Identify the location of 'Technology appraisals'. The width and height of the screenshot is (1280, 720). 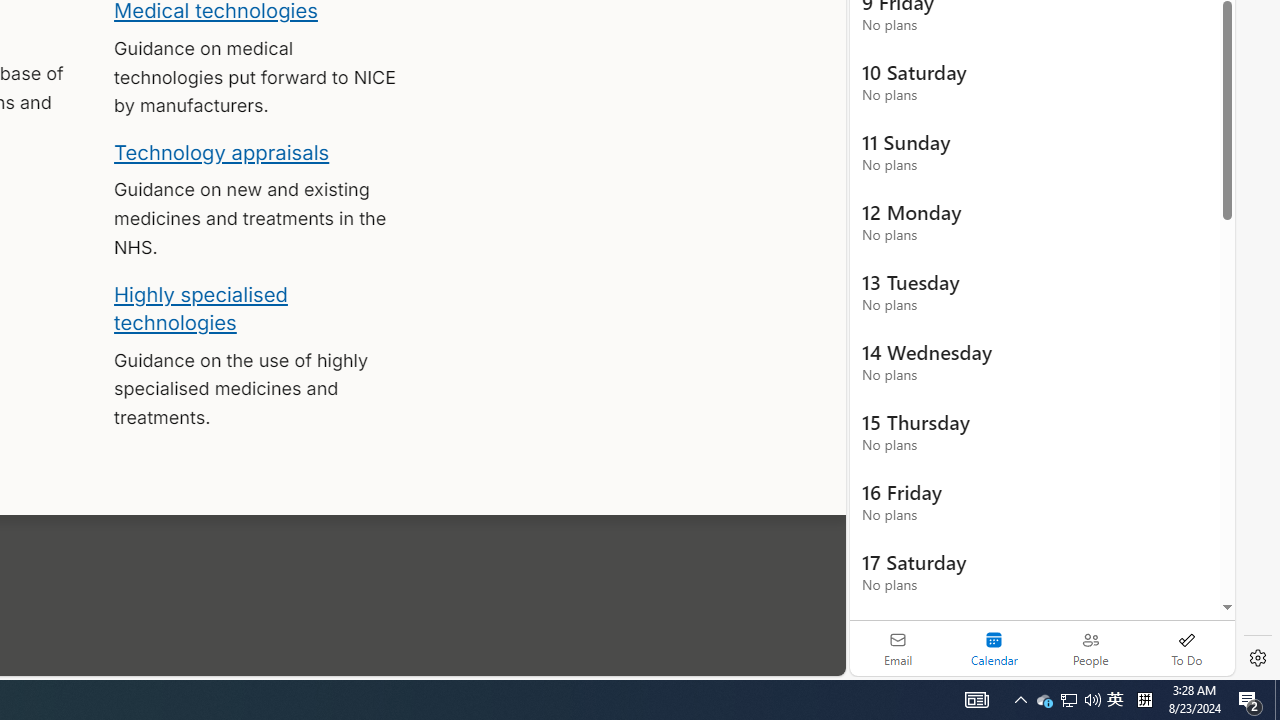
(222, 152).